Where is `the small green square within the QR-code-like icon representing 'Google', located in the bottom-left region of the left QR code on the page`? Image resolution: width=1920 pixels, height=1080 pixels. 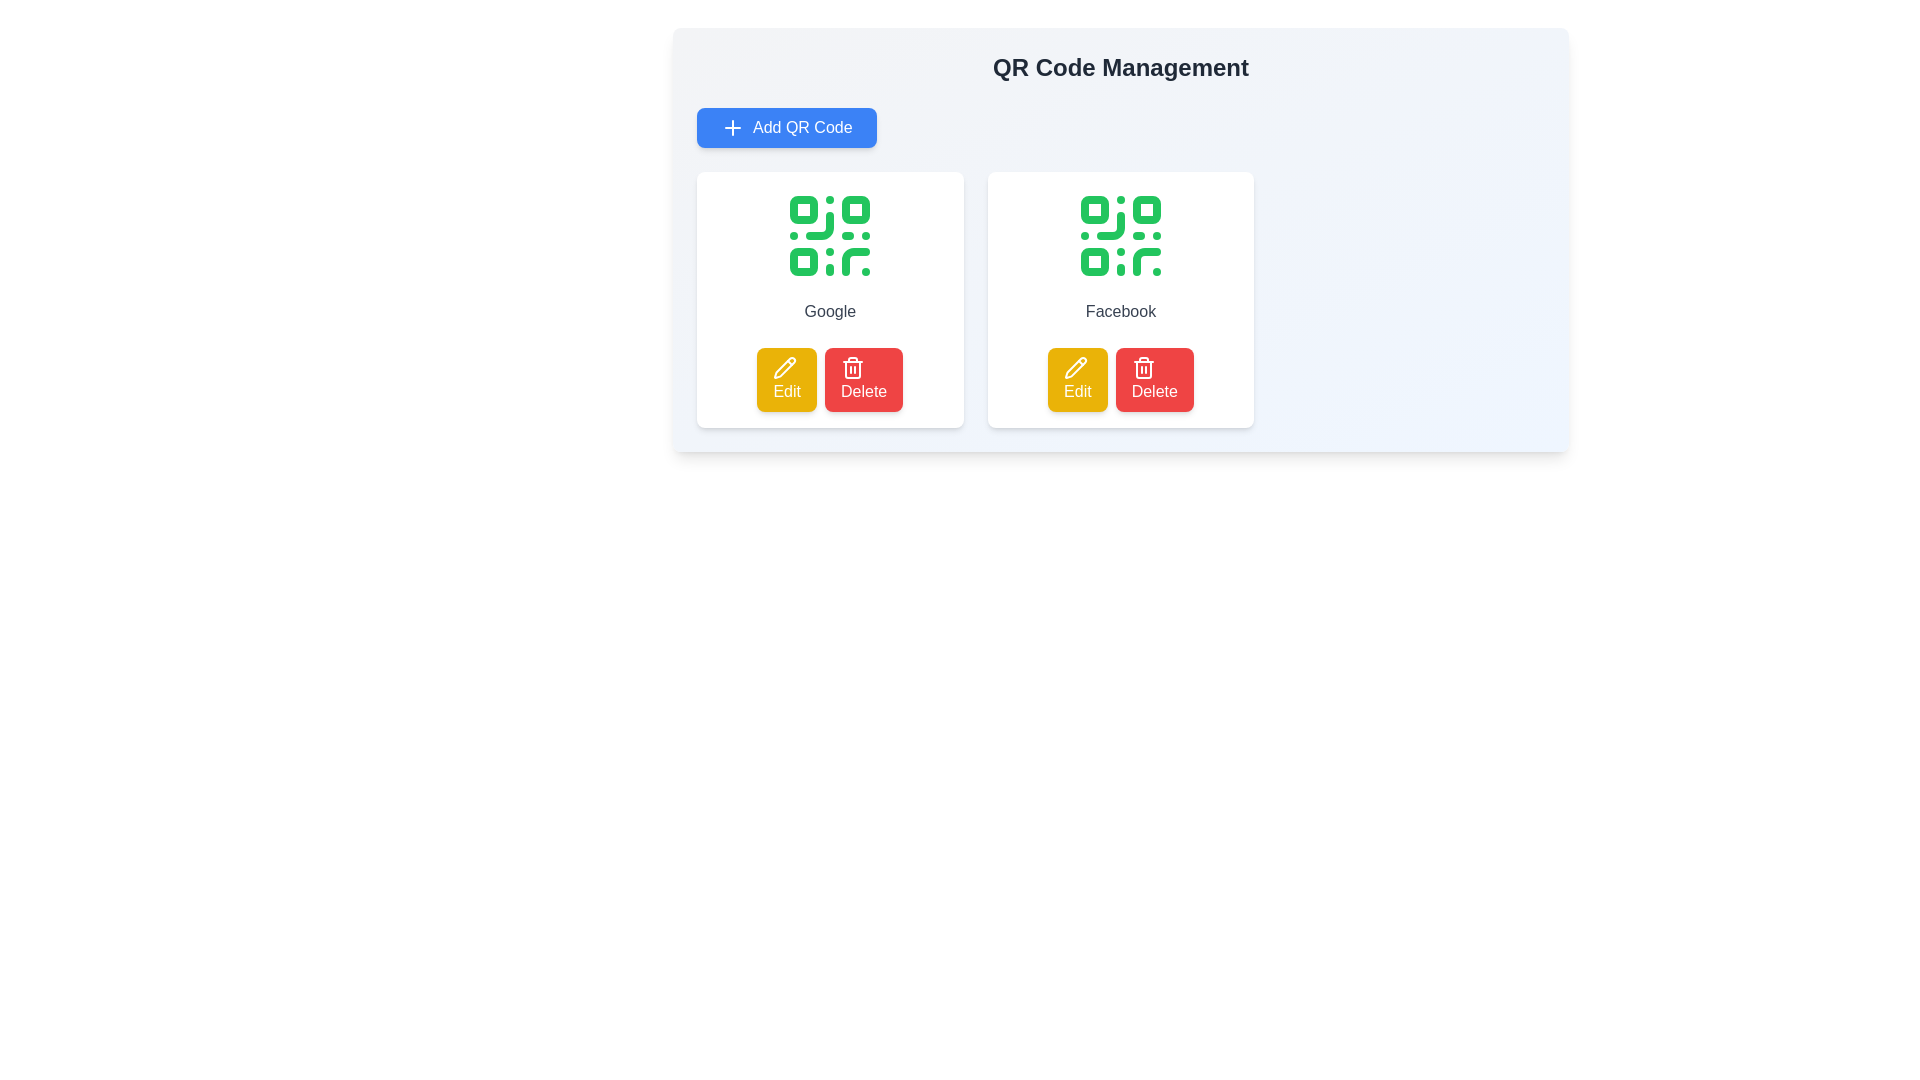
the small green square within the QR-code-like icon representing 'Google', located in the bottom-left region of the left QR code on the page is located at coordinates (804, 261).